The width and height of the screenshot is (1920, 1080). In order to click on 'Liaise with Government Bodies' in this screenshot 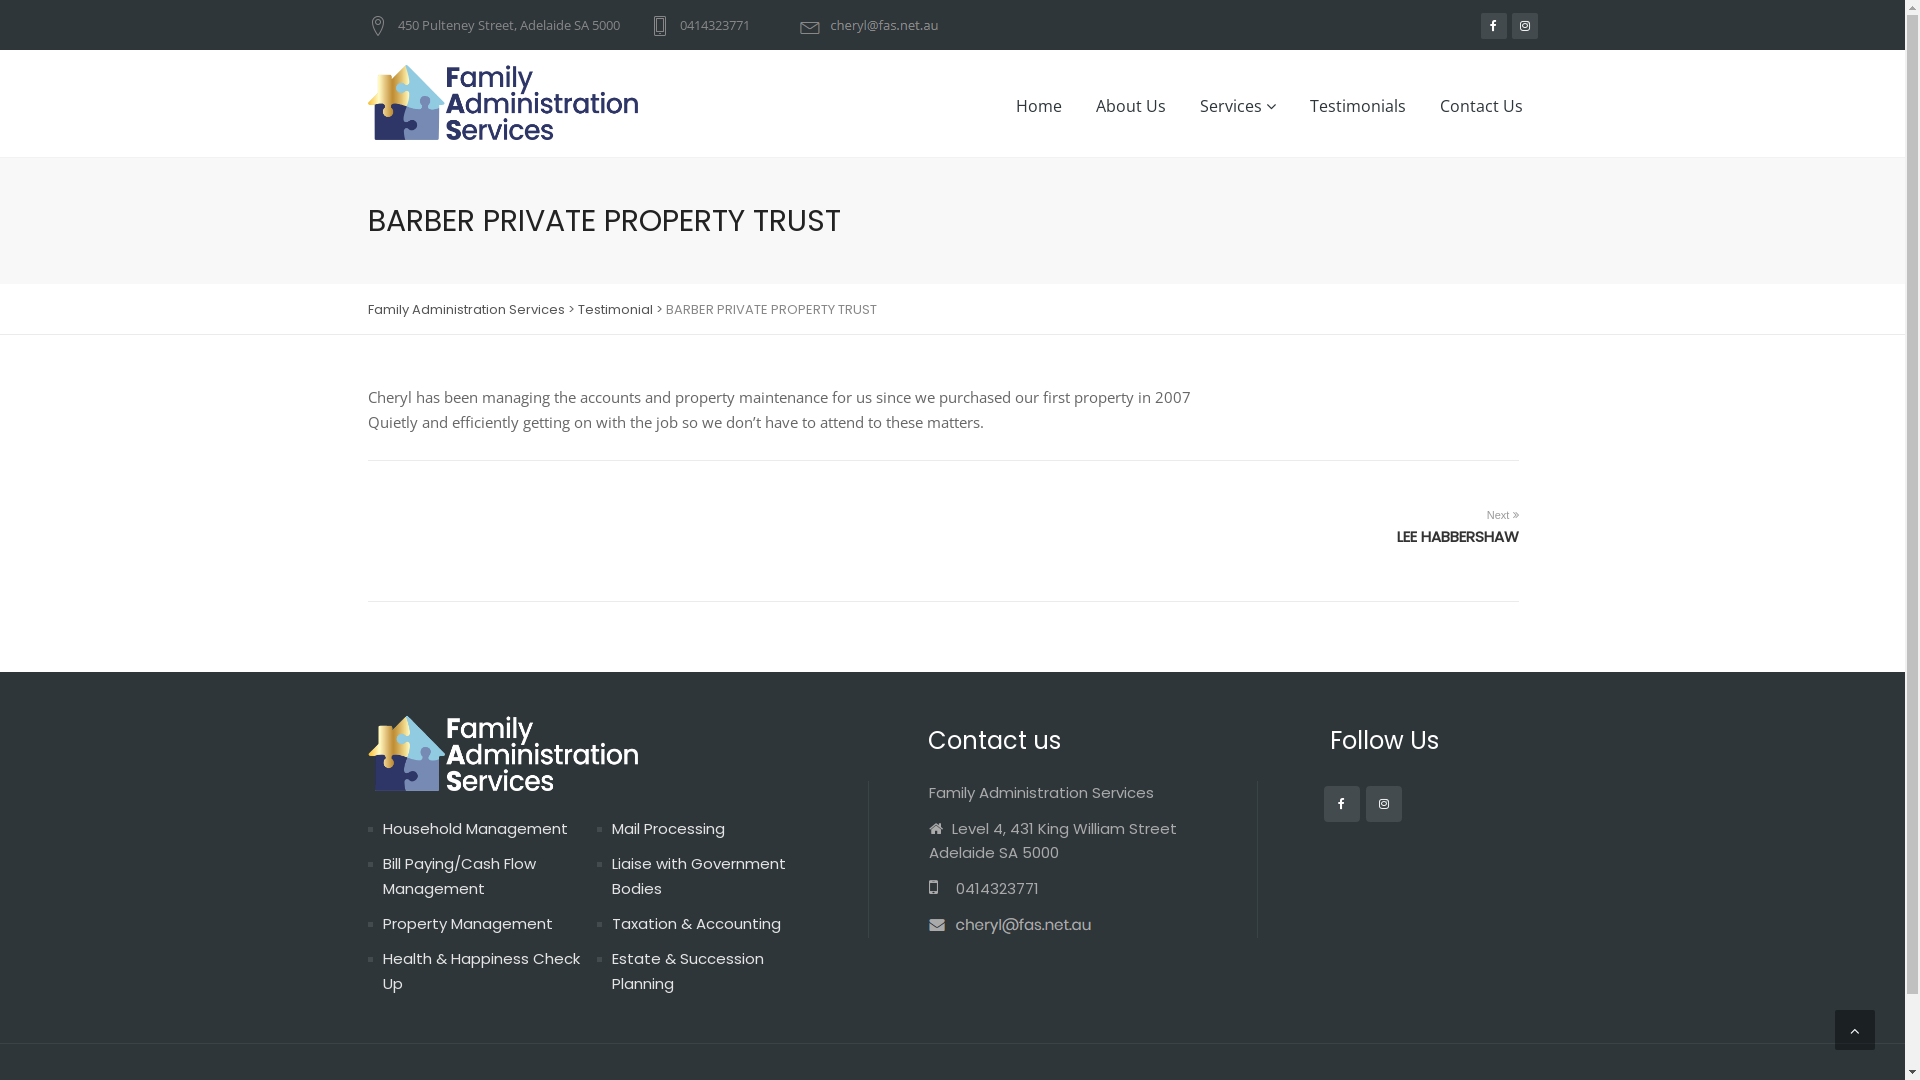, I will do `click(699, 874)`.